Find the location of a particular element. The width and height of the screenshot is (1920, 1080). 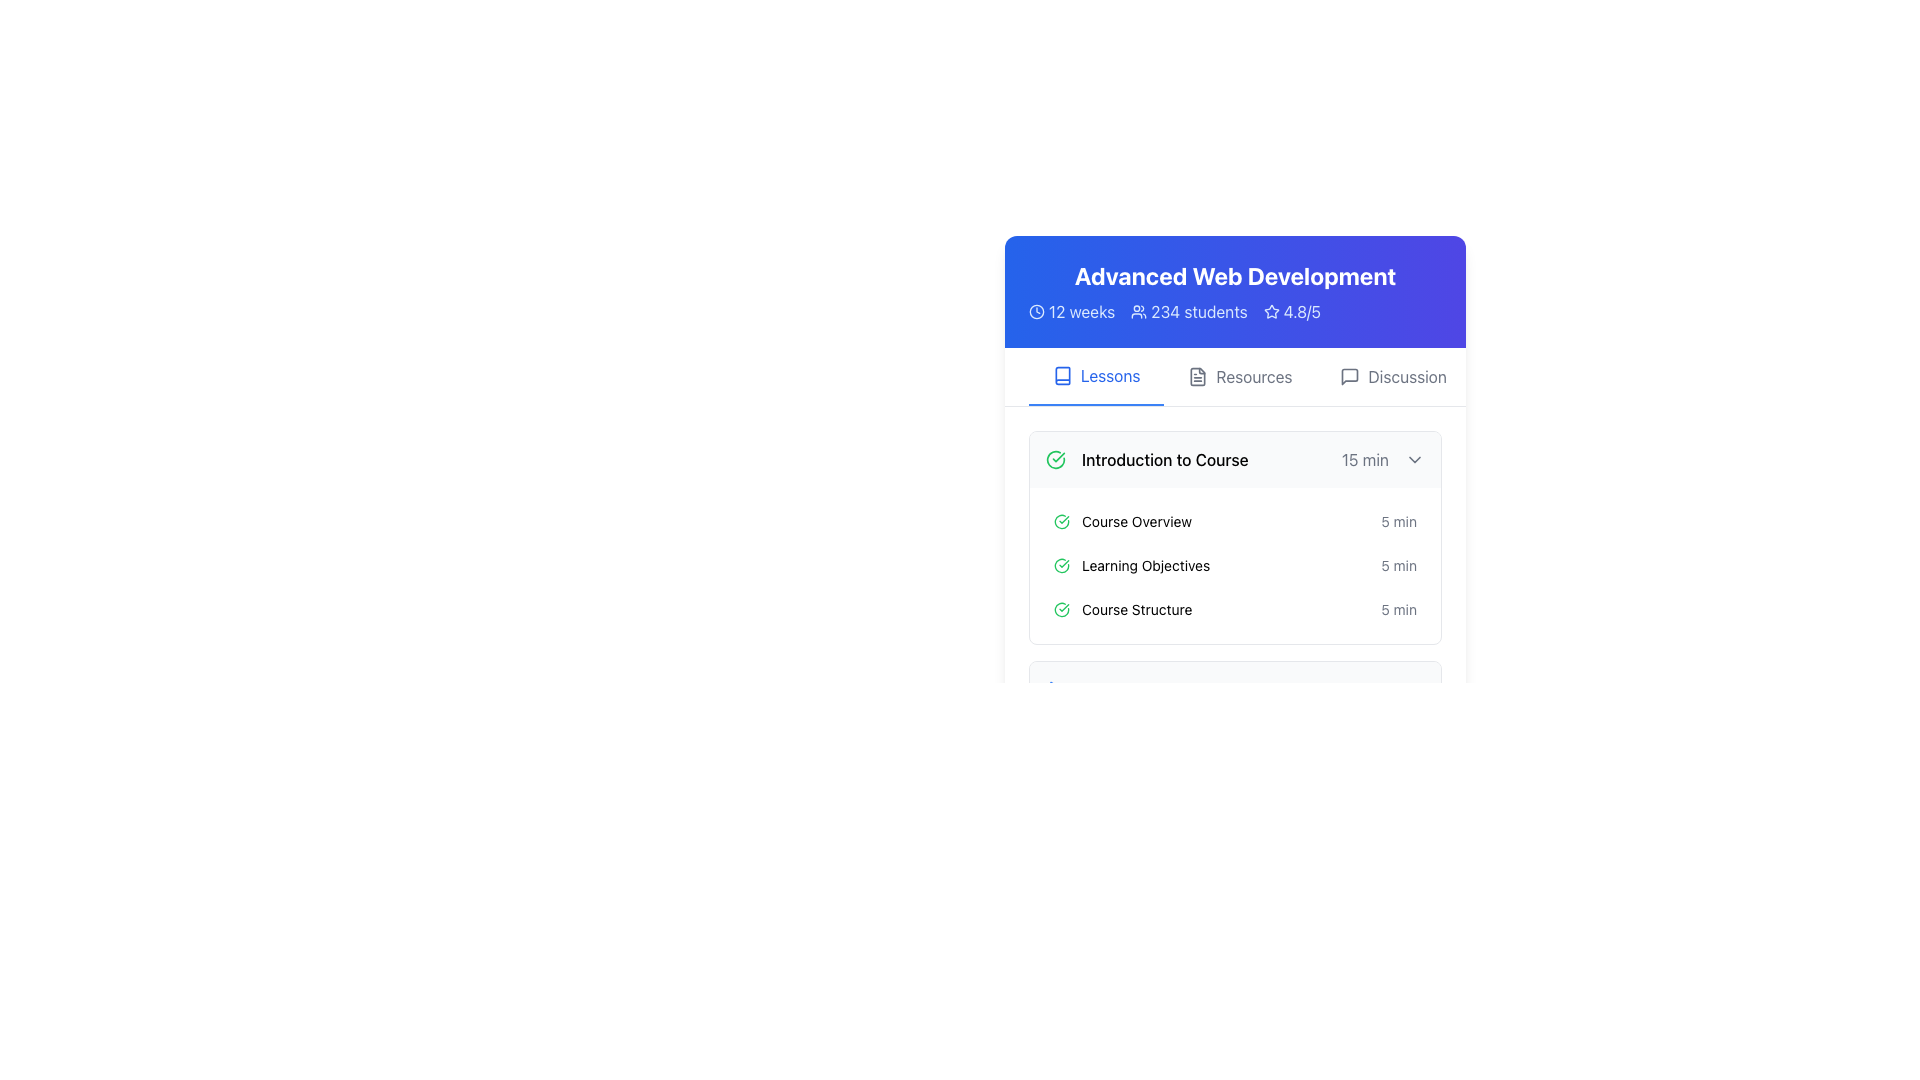

the text label indicating a specific topic or section within the 'Introduction to Course' module, located to the right of a green checkmark icon and is the third item in the list is located at coordinates (1137, 608).